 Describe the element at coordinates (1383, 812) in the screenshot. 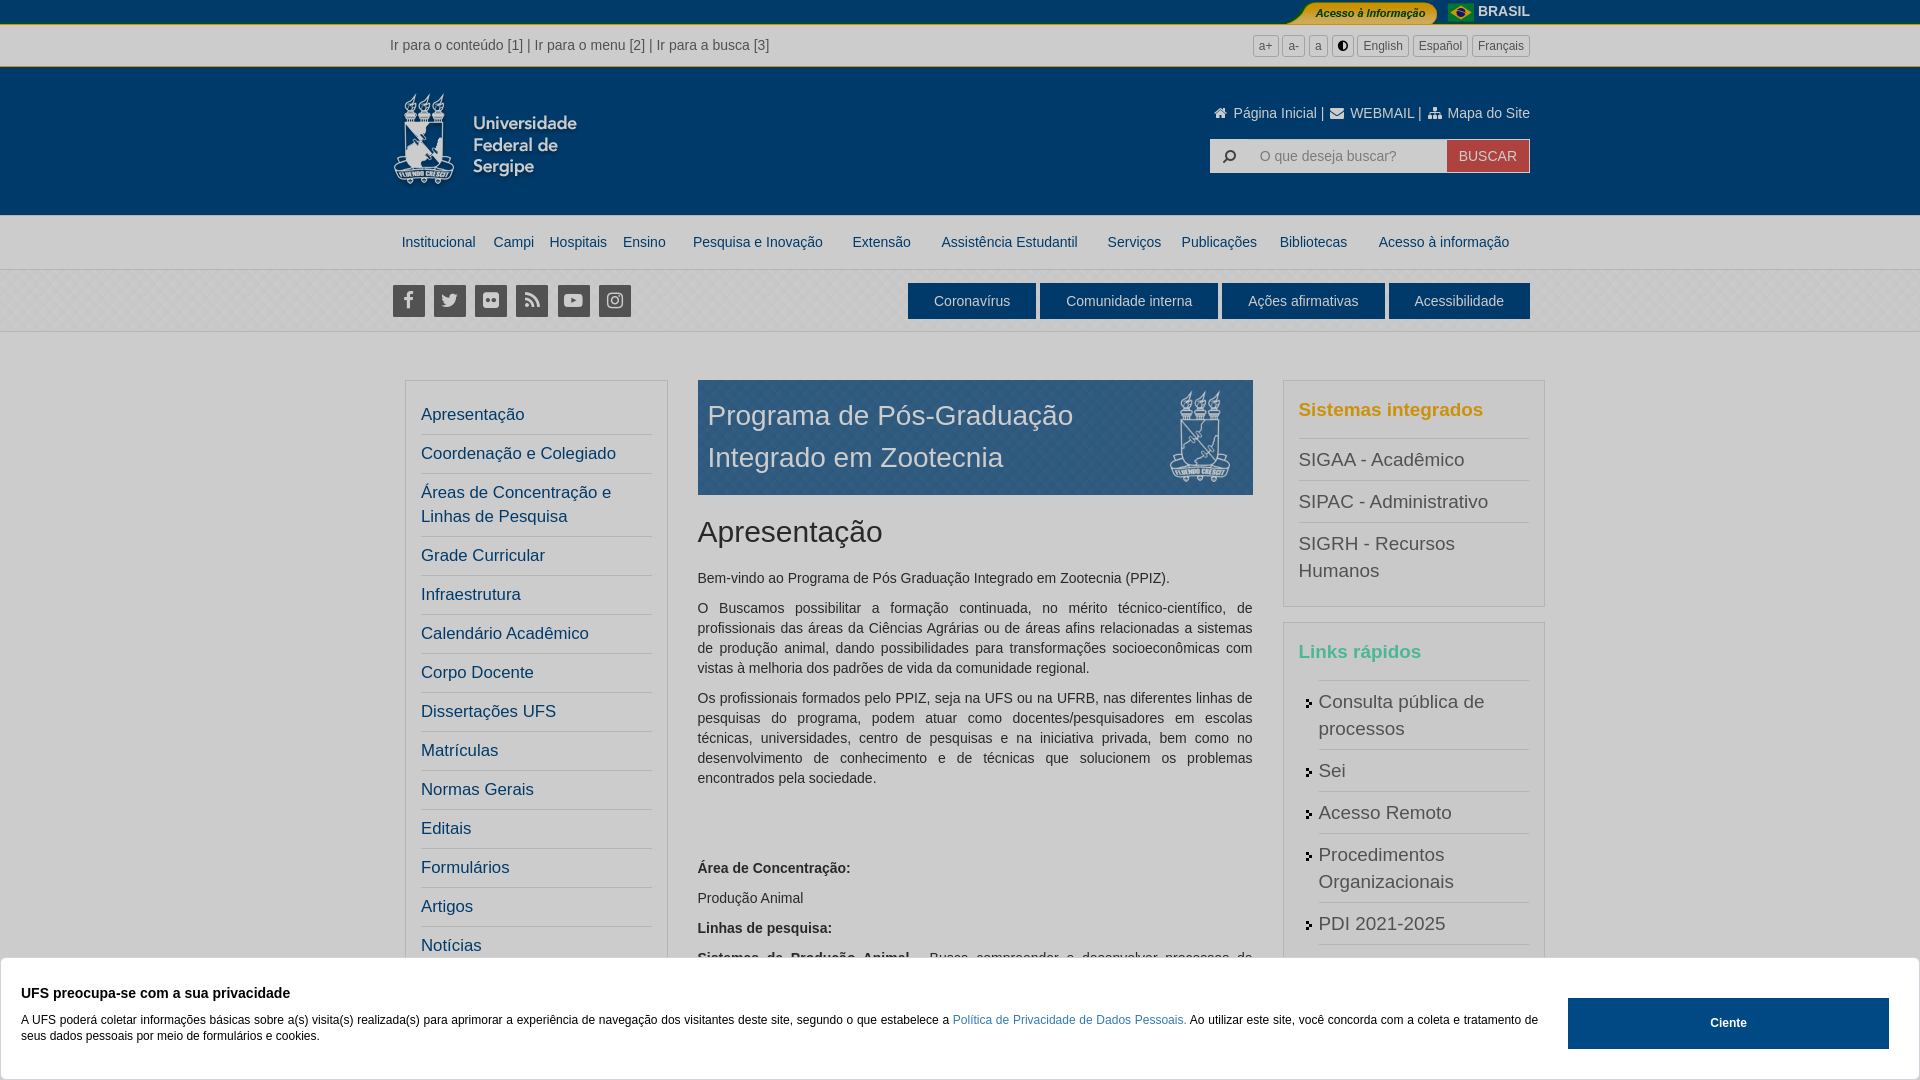

I see `'Acesso Remoto'` at that location.